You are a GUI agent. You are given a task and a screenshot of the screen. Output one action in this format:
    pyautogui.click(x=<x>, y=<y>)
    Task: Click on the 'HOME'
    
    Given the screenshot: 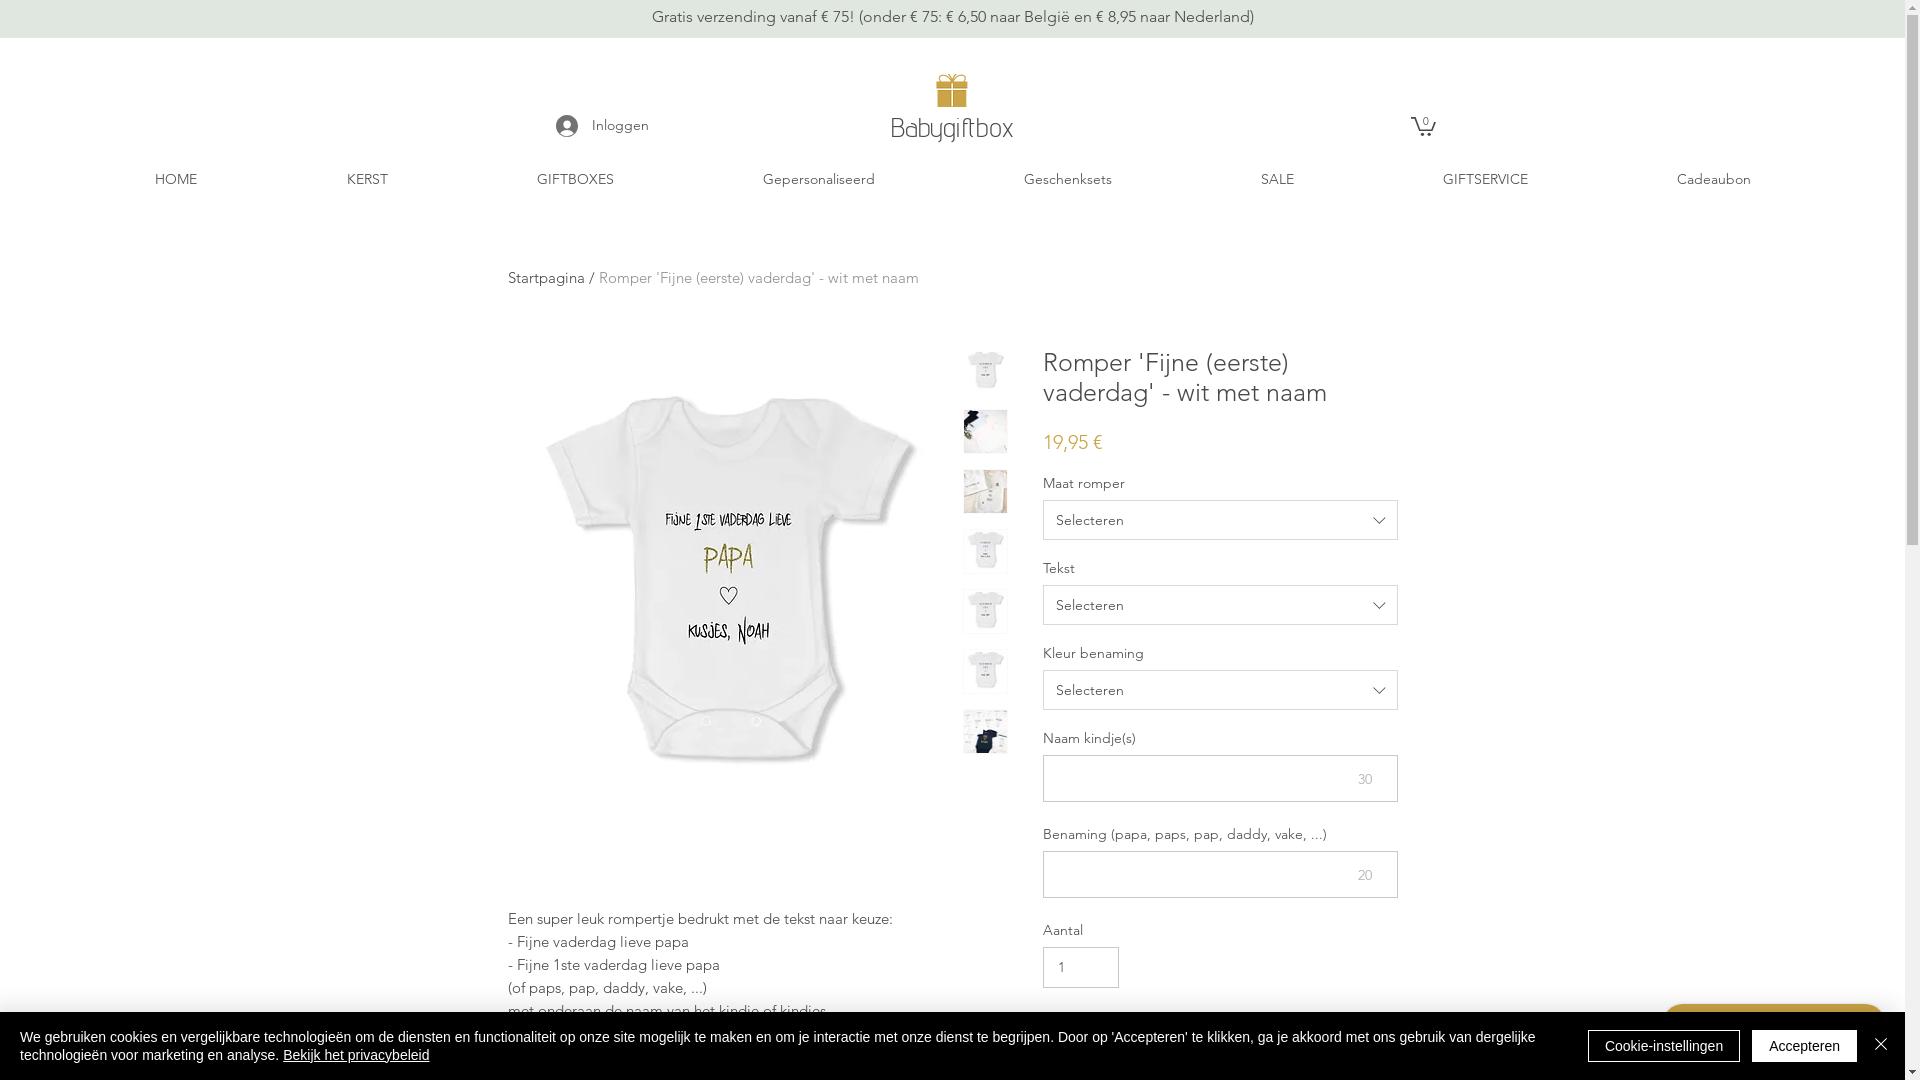 What is the action you would take?
    pyautogui.click(x=176, y=178)
    